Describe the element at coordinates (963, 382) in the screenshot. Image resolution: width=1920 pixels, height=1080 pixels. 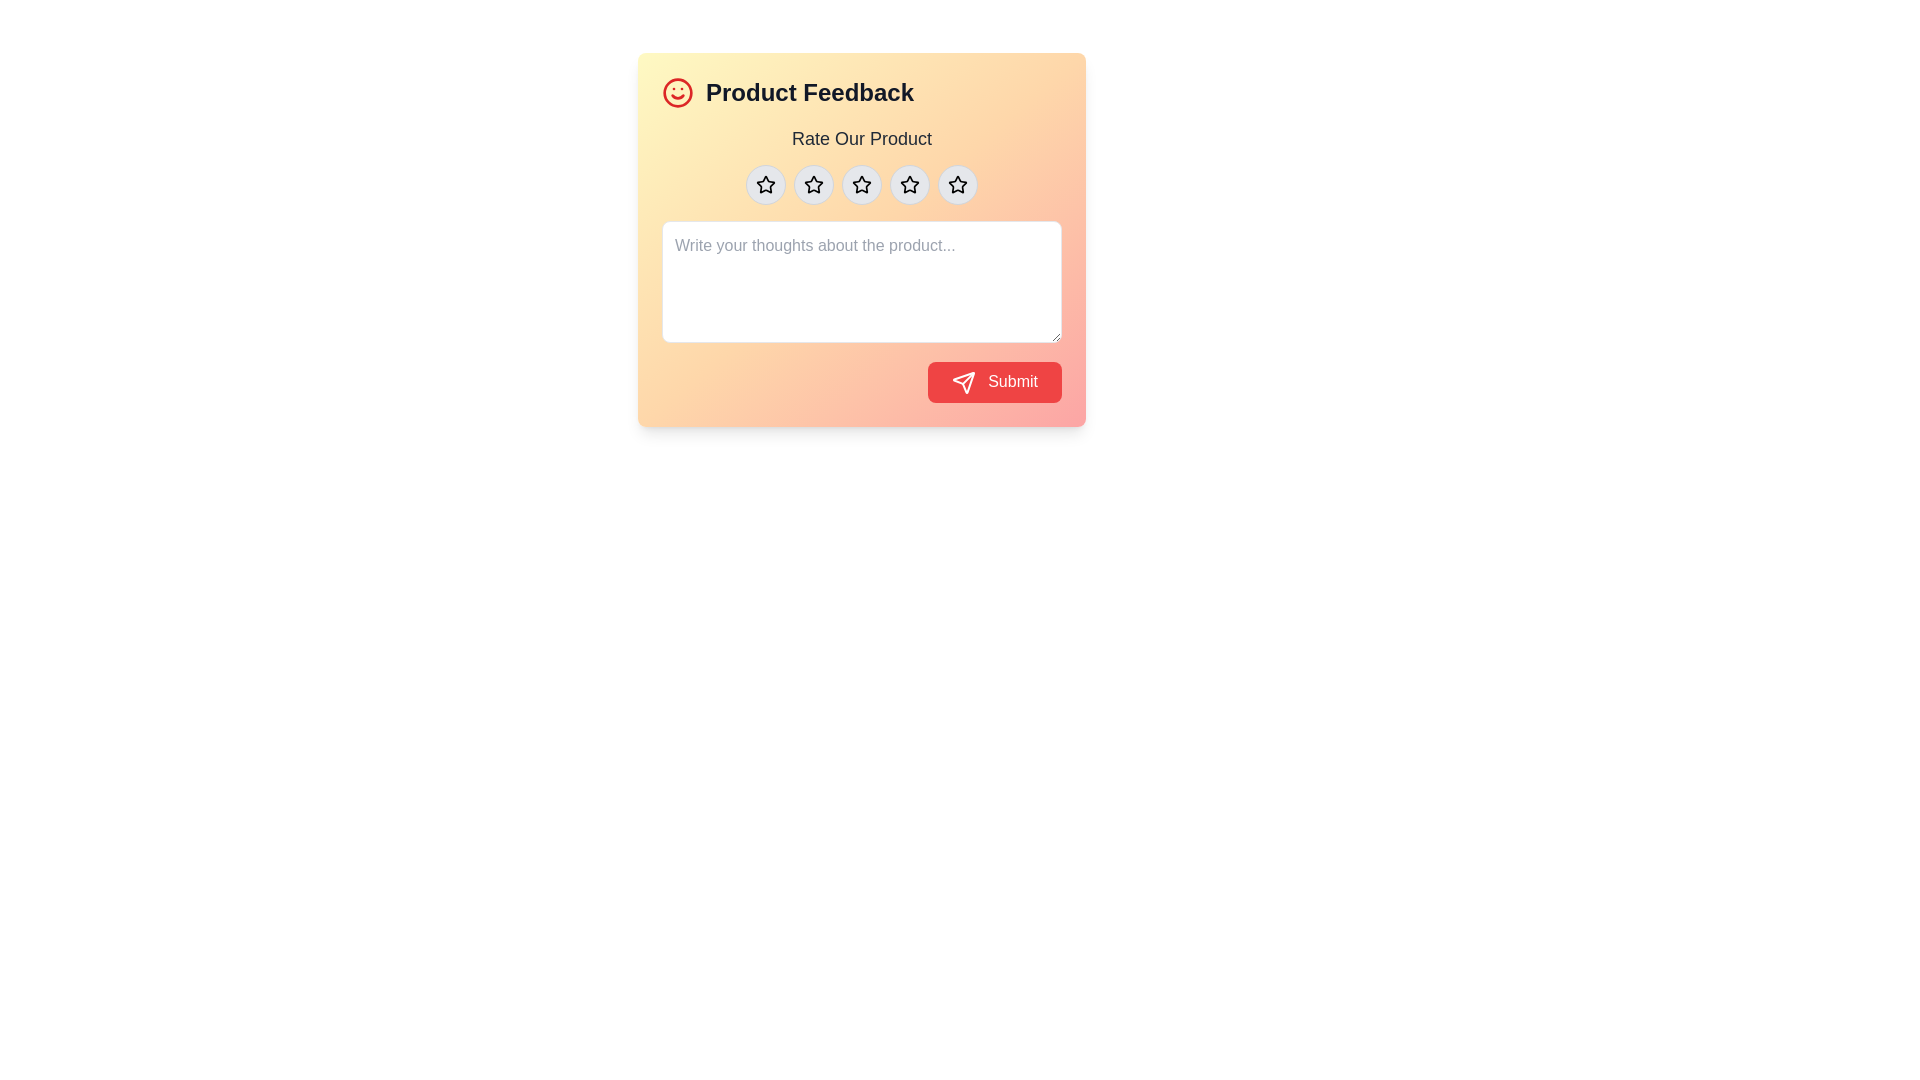
I see `the icon within the 'Submit' button, which is located near the bottom right of the feedback form UI` at that location.